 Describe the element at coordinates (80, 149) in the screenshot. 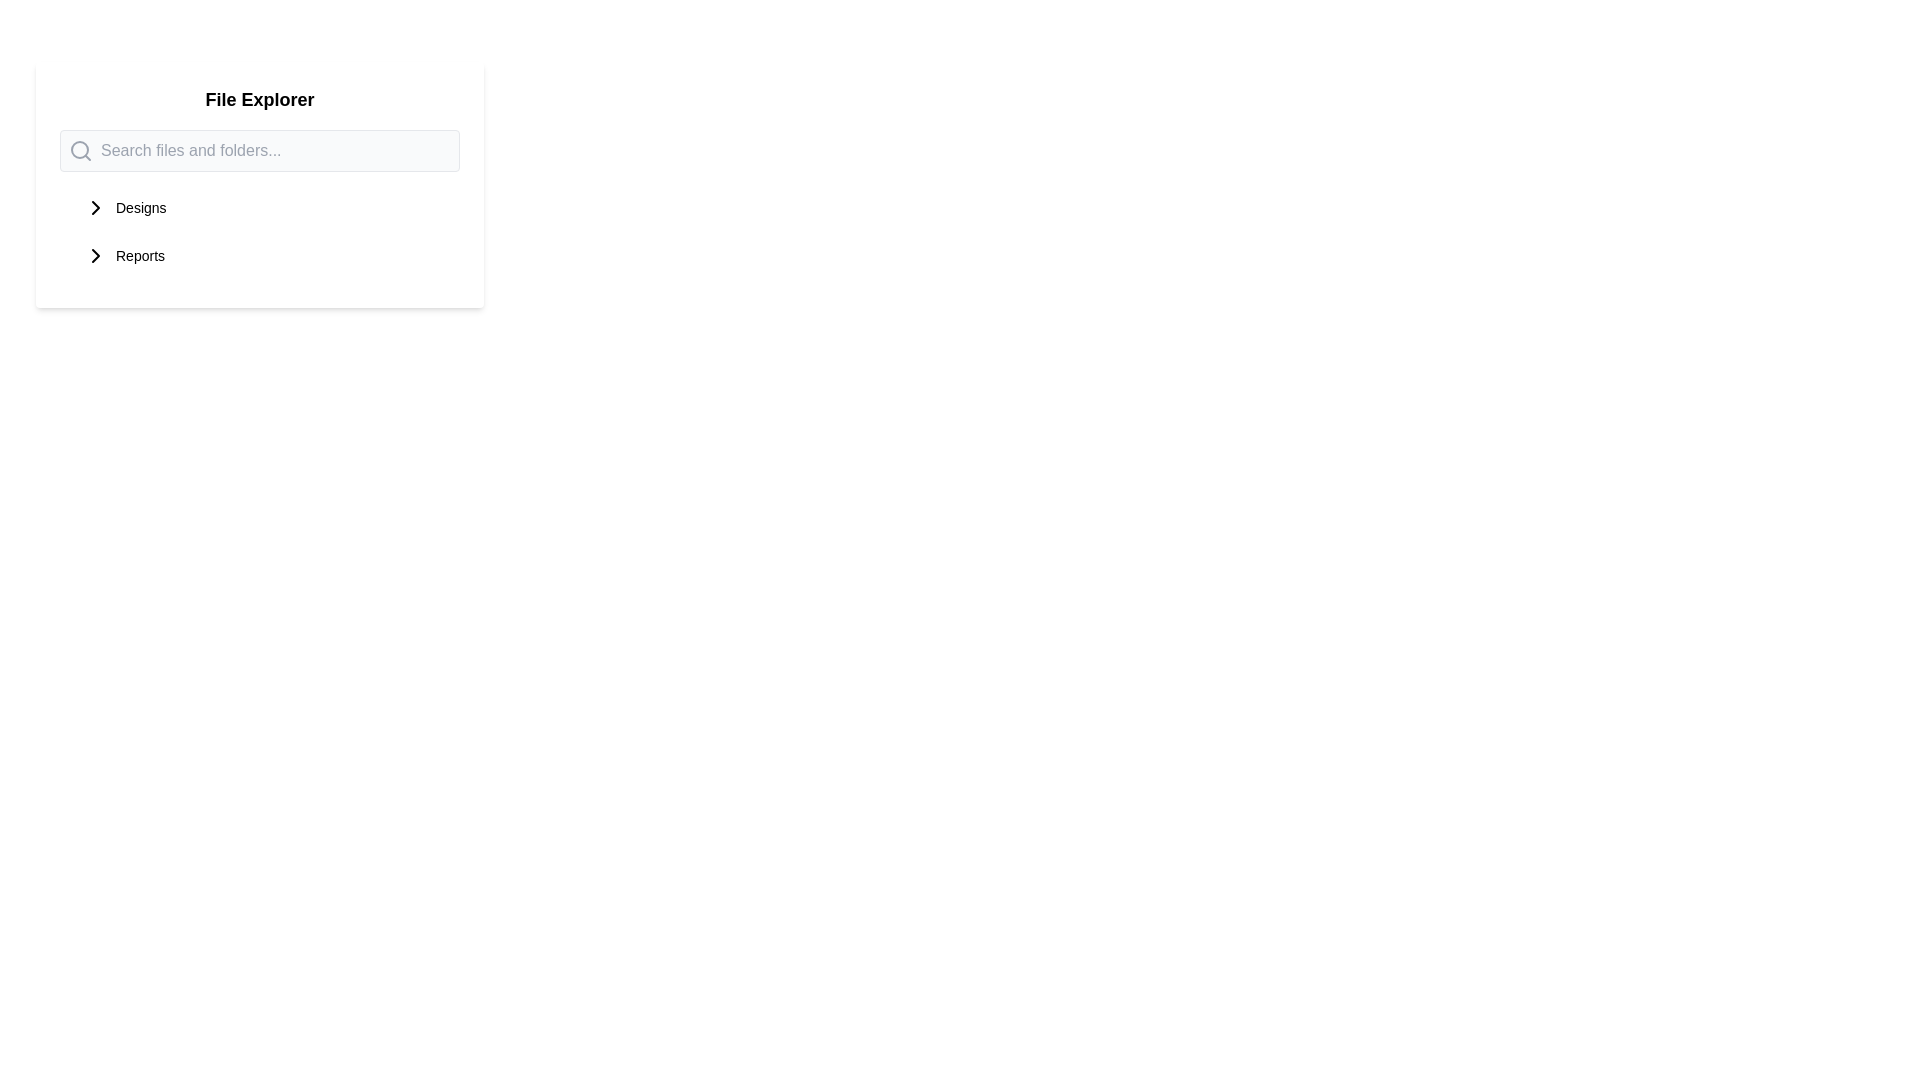

I see `the decorative circular graphic component of the search icon located at the top-left corner of the search bar` at that location.